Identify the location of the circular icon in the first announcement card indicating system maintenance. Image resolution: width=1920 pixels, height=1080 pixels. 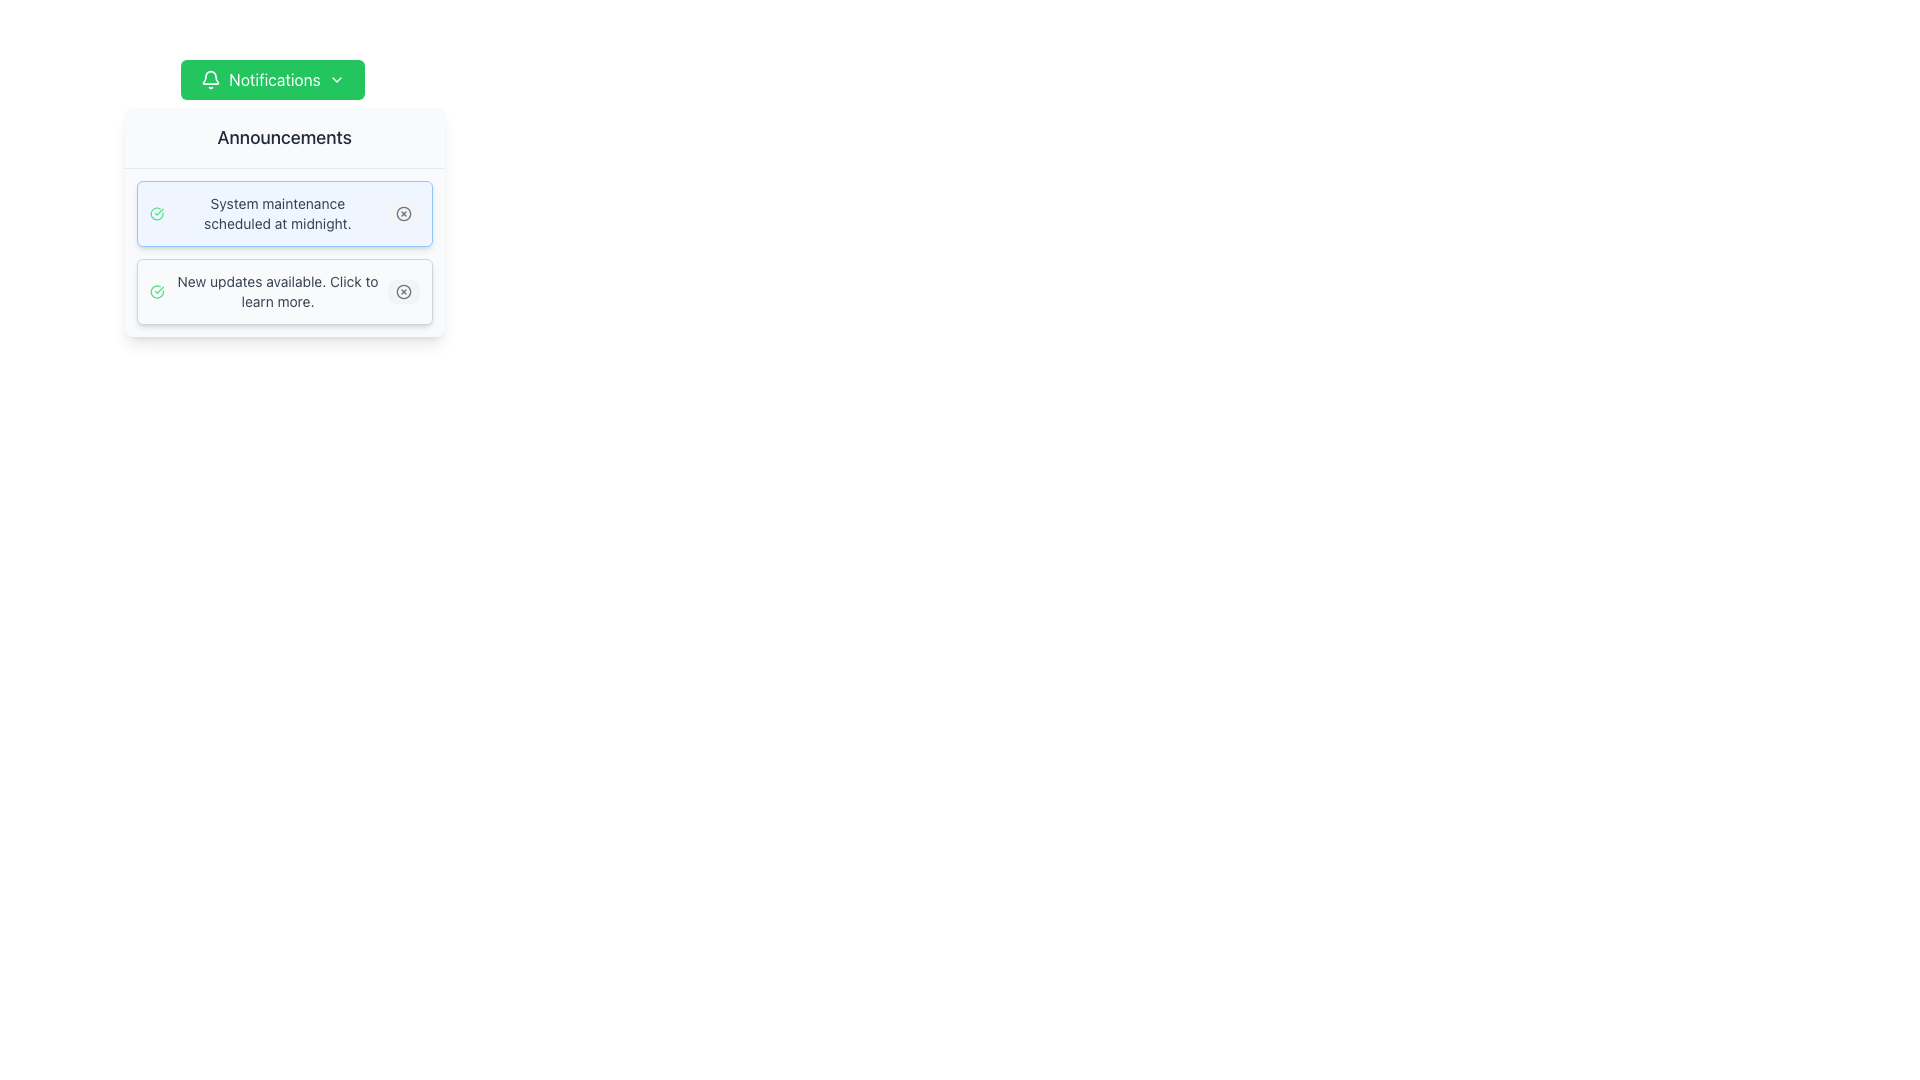
(402, 213).